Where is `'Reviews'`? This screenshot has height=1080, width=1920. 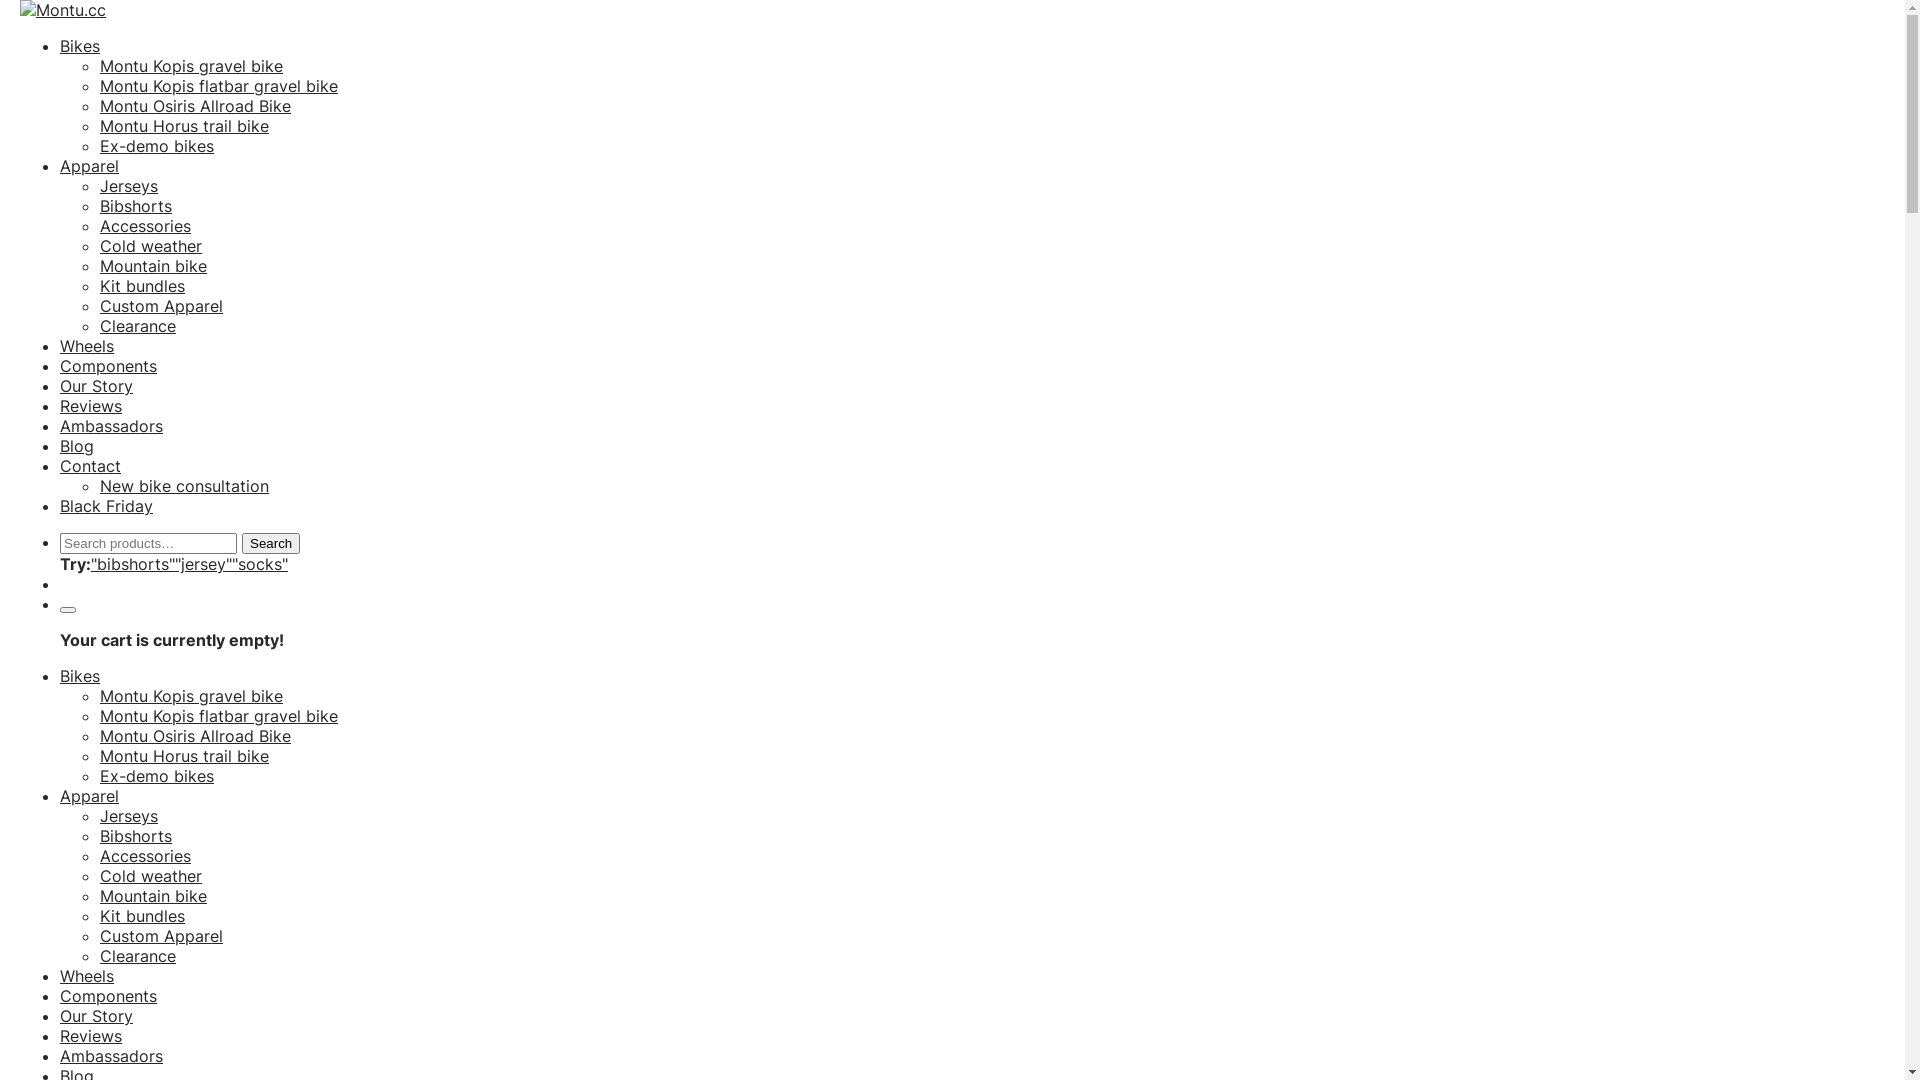
'Reviews' is located at coordinates (90, 1035).